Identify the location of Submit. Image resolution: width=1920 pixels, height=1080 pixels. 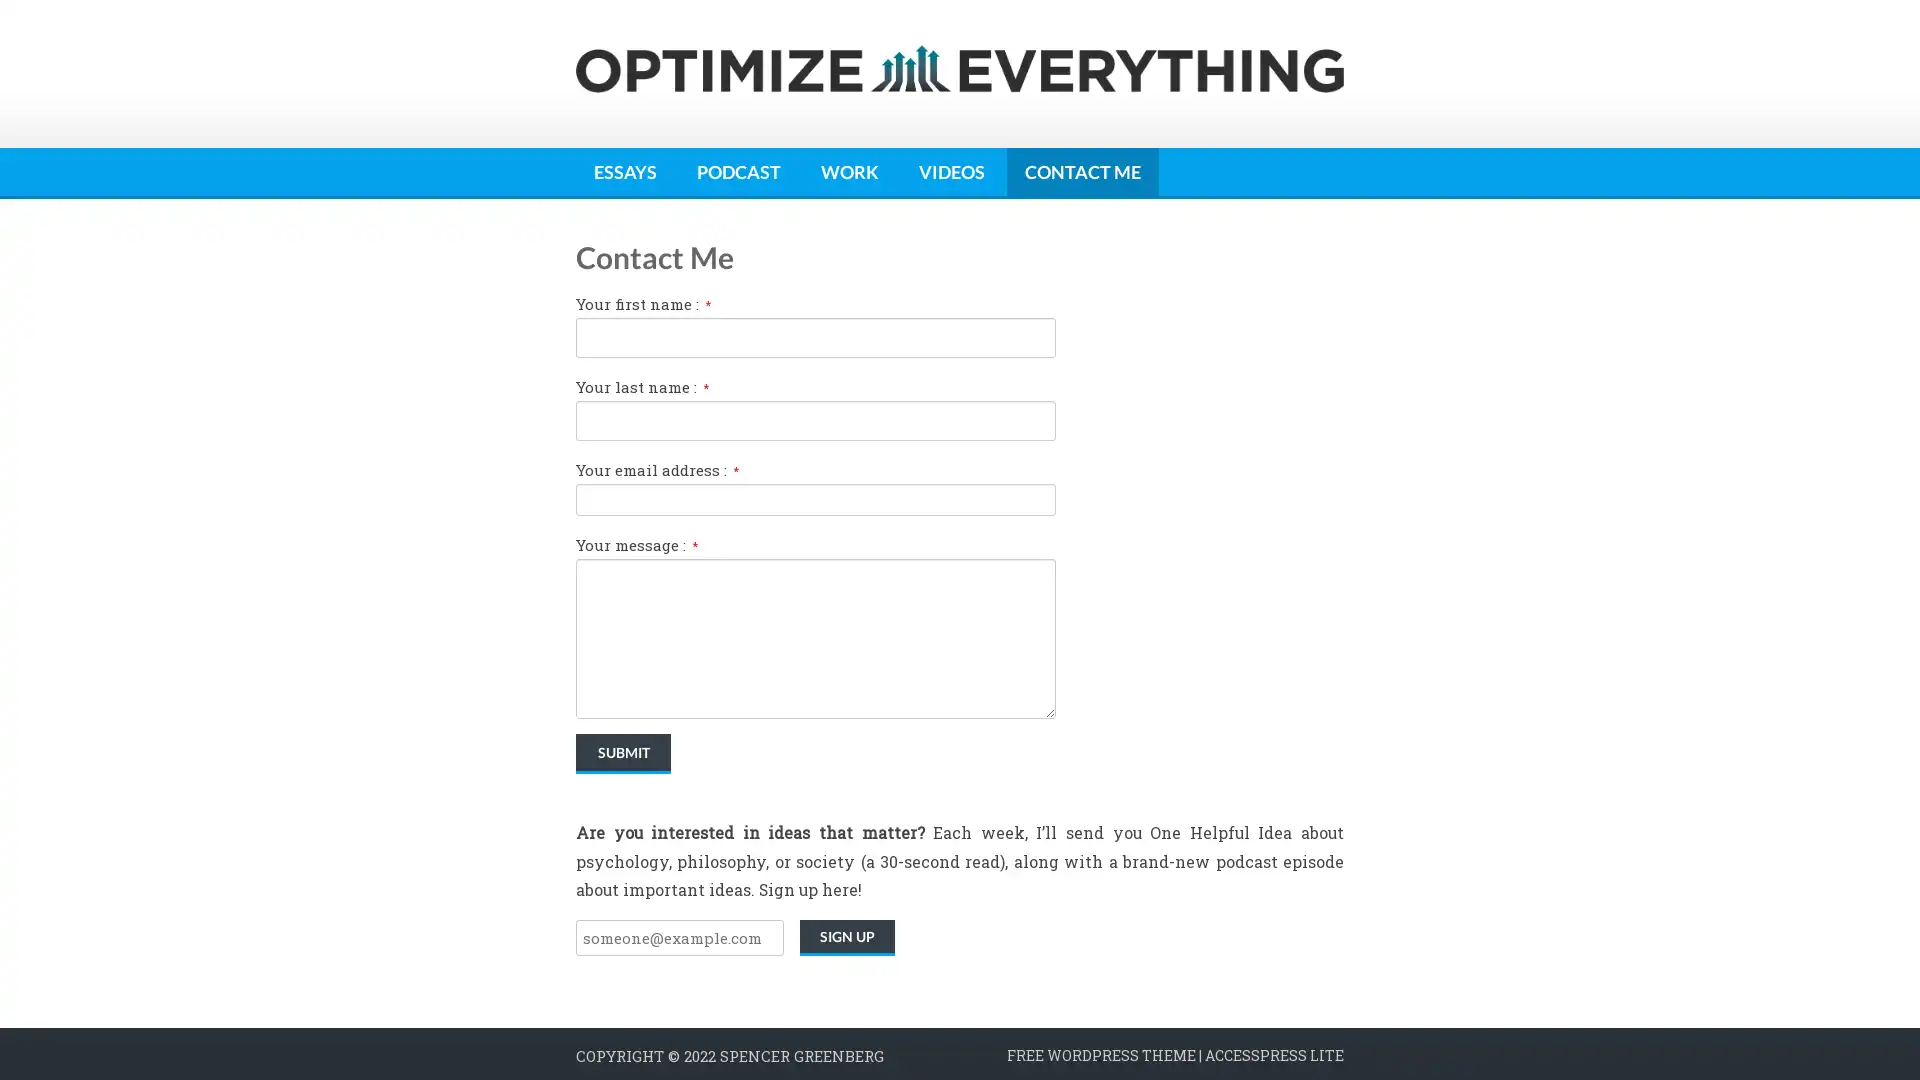
(622, 753).